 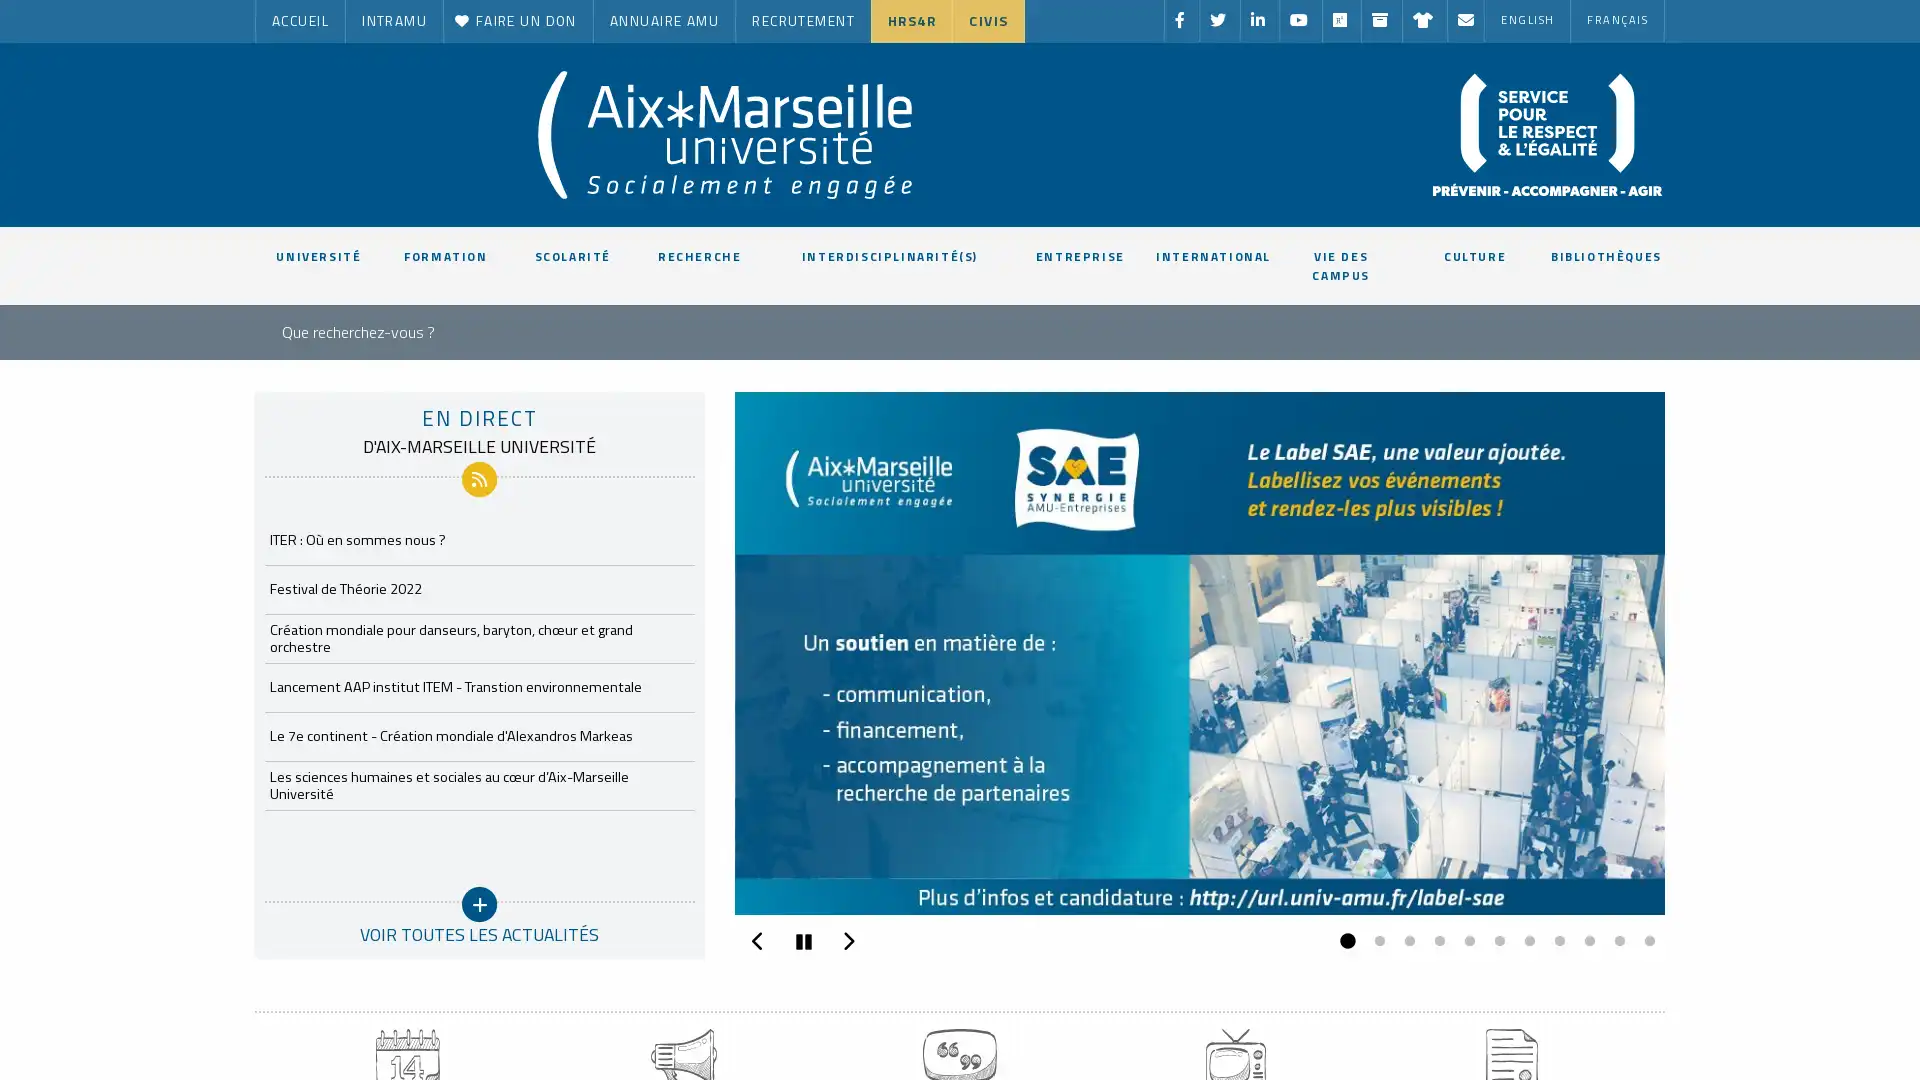 I want to click on Go to slide 3, so click(x=1404, y=941).